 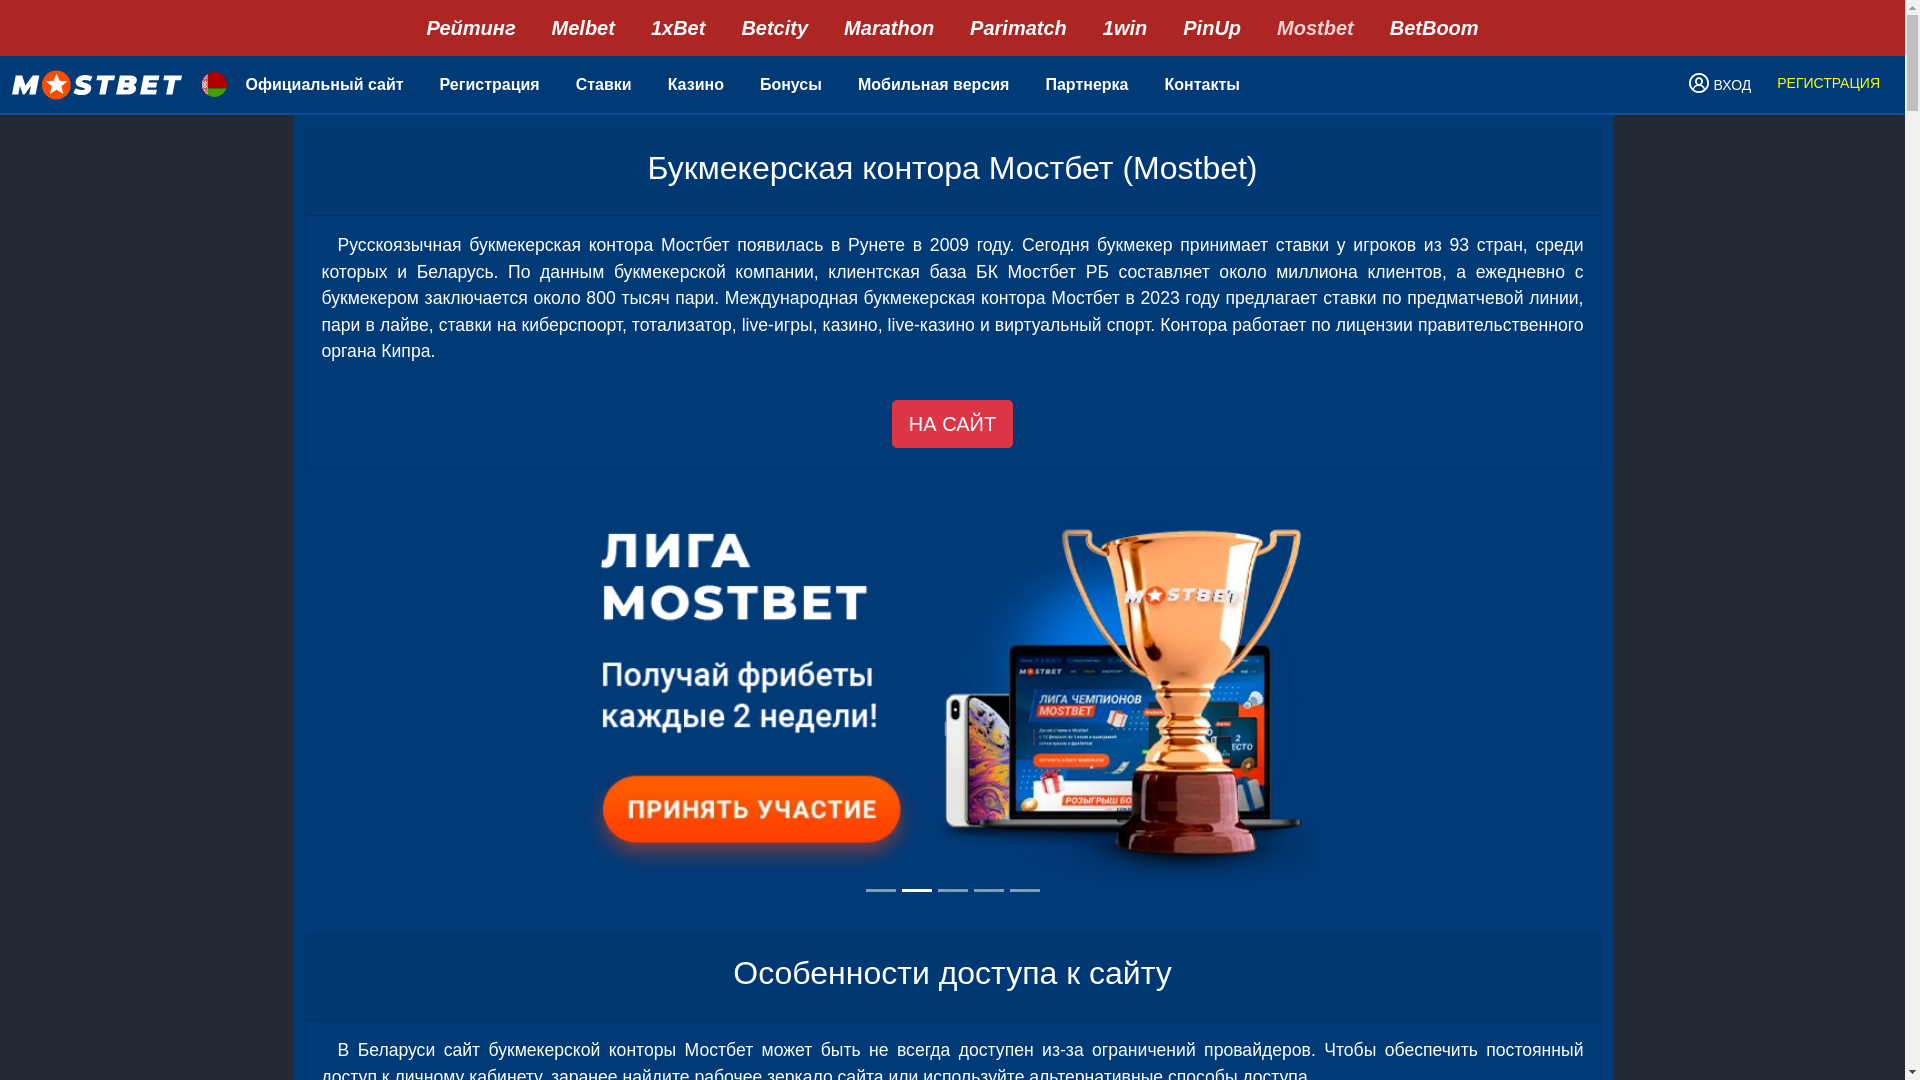 I want to click on 'PinUp', so click(x=1210, y=27).